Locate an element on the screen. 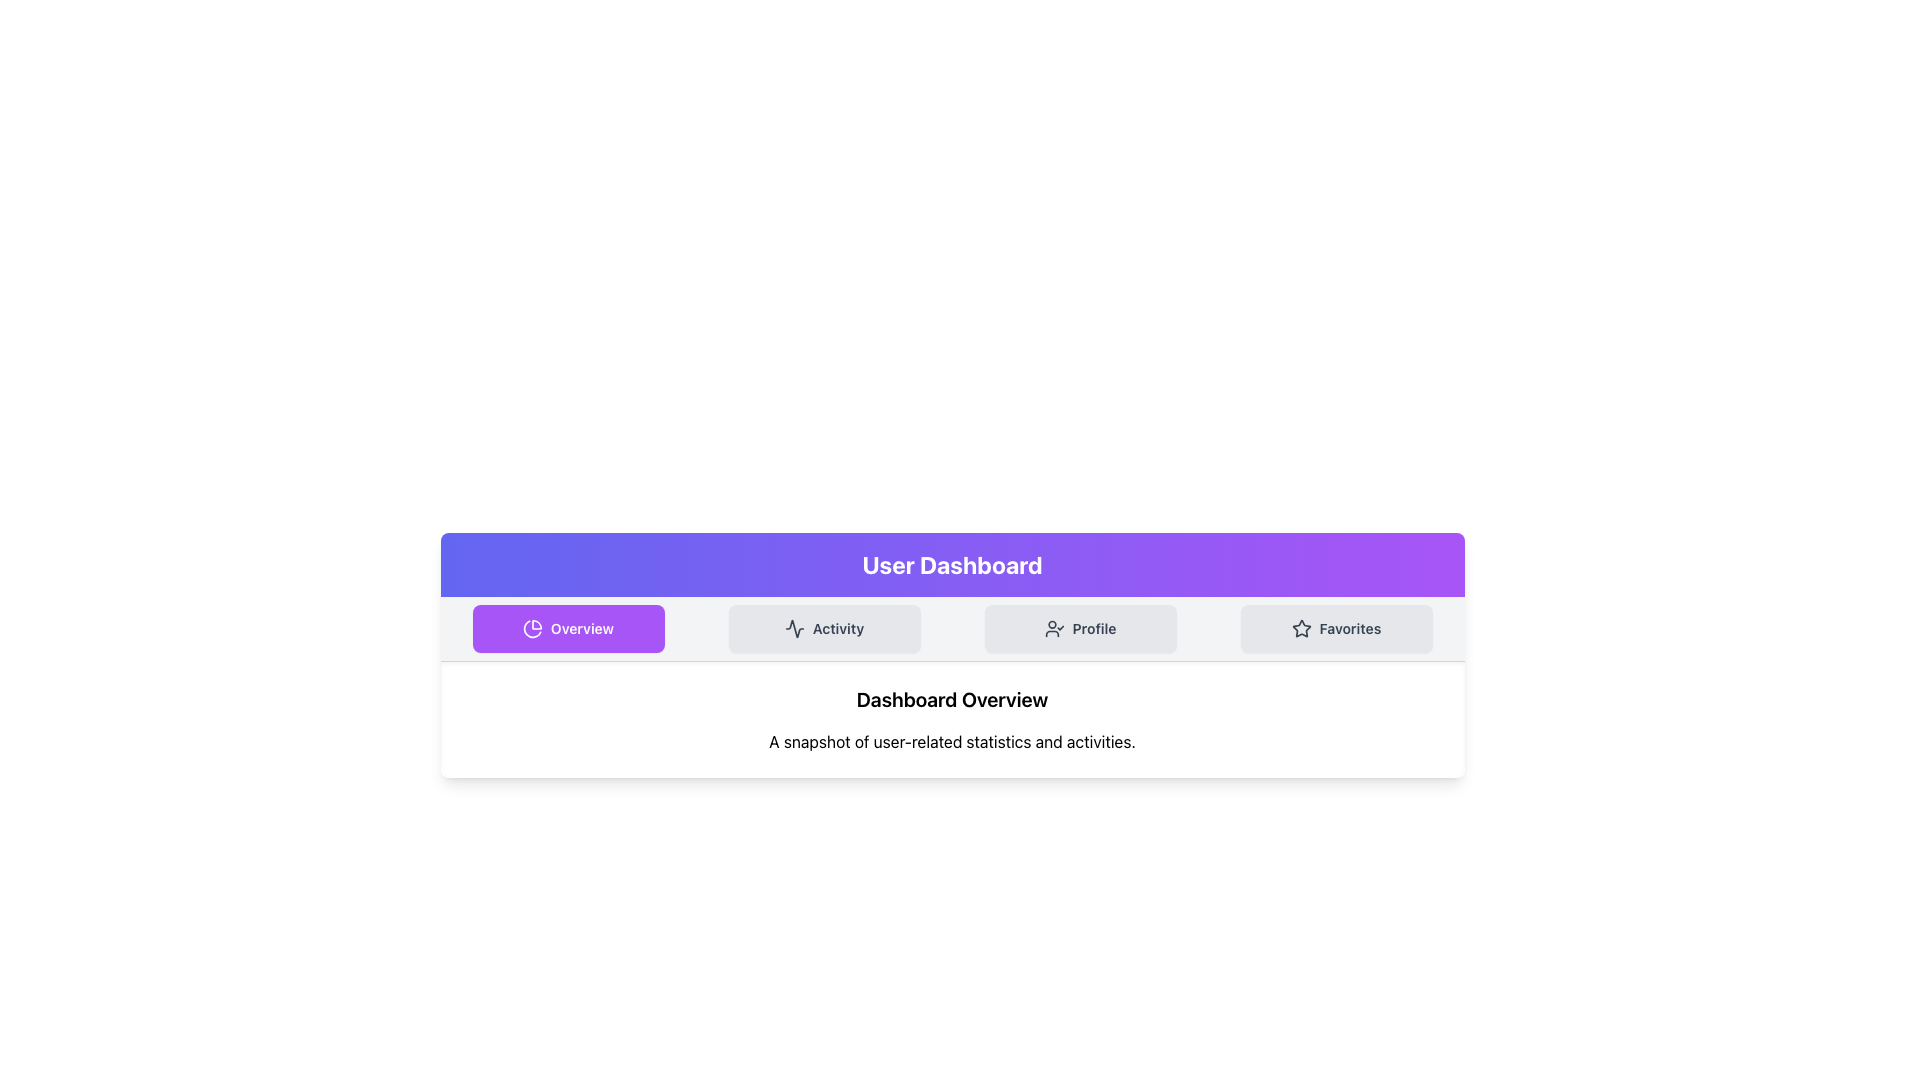 The image size is (1920, 1080). the 'Favorites' icon in the tab navigation bar, which visually represents the 'Favorites' section of the application is located at coordinates (1301, 627).